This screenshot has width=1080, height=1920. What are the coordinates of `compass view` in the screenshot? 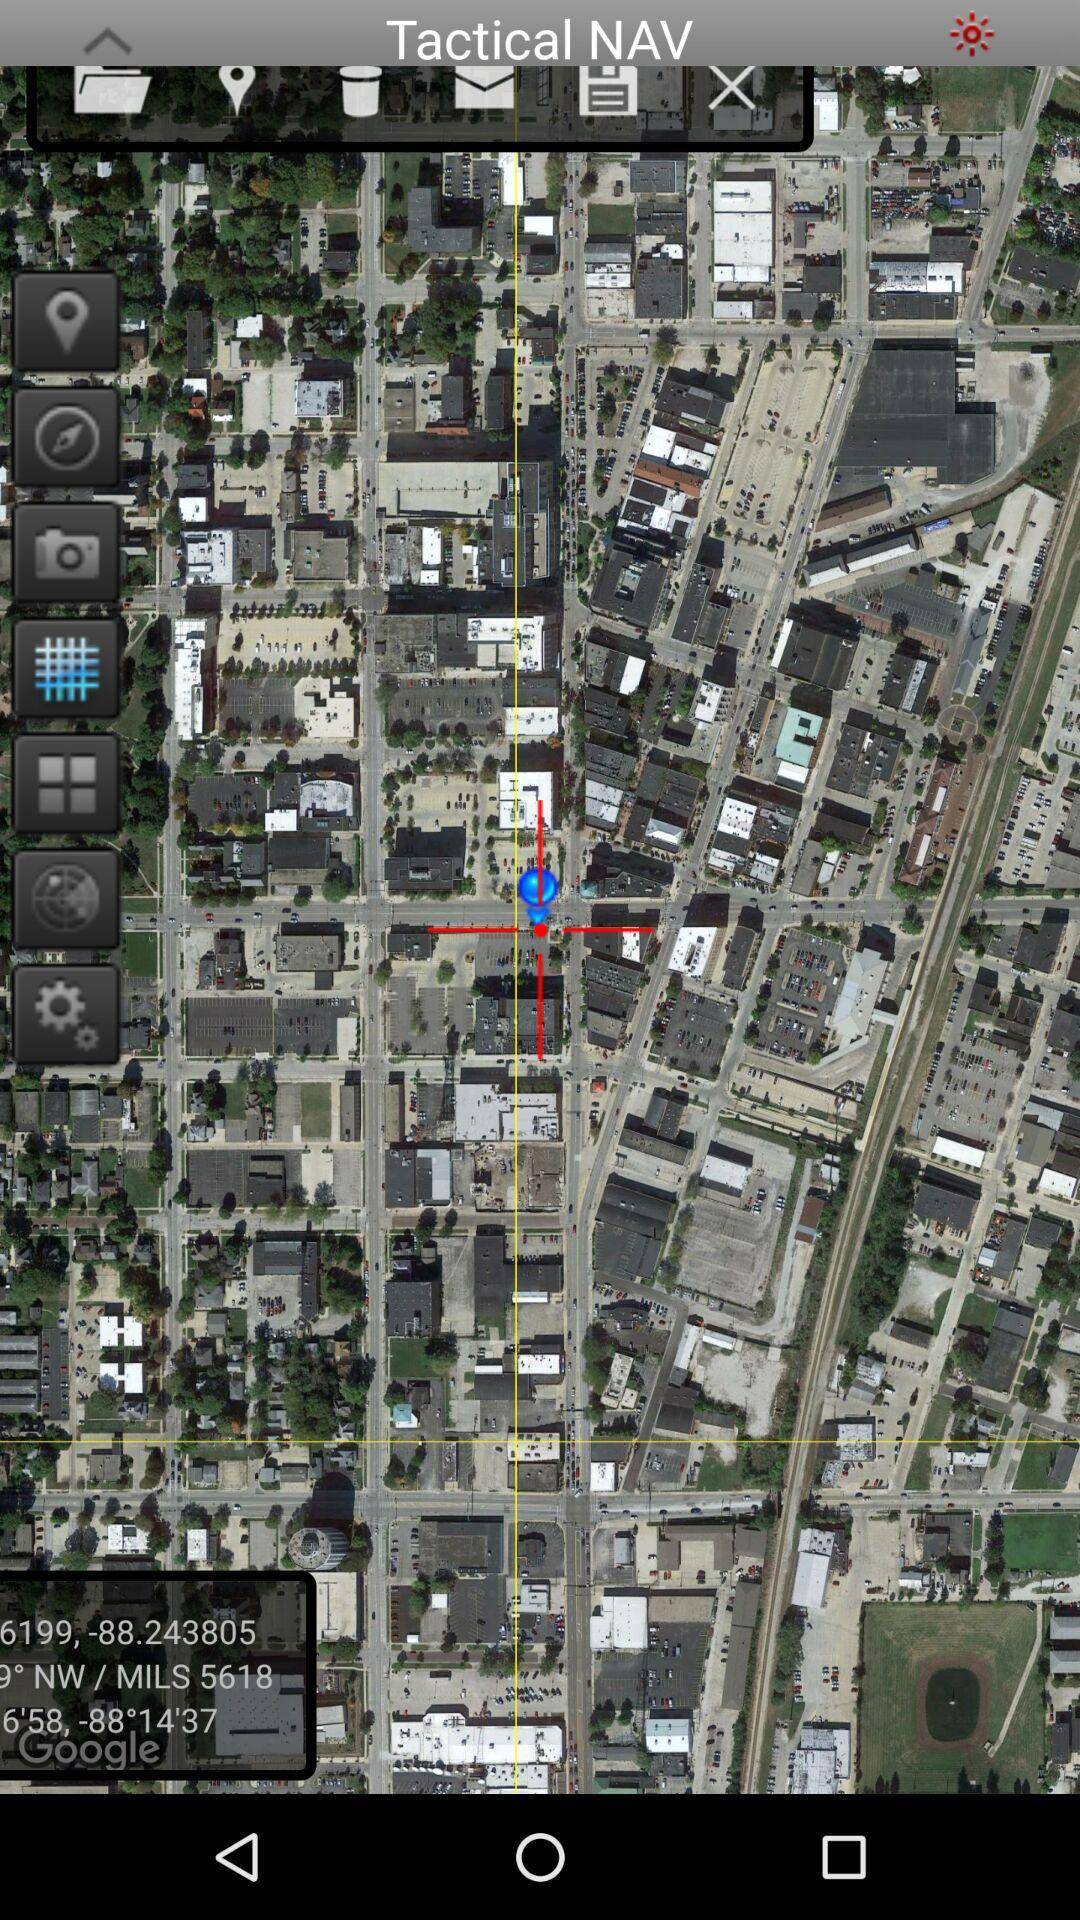 It's located at (58, 897).